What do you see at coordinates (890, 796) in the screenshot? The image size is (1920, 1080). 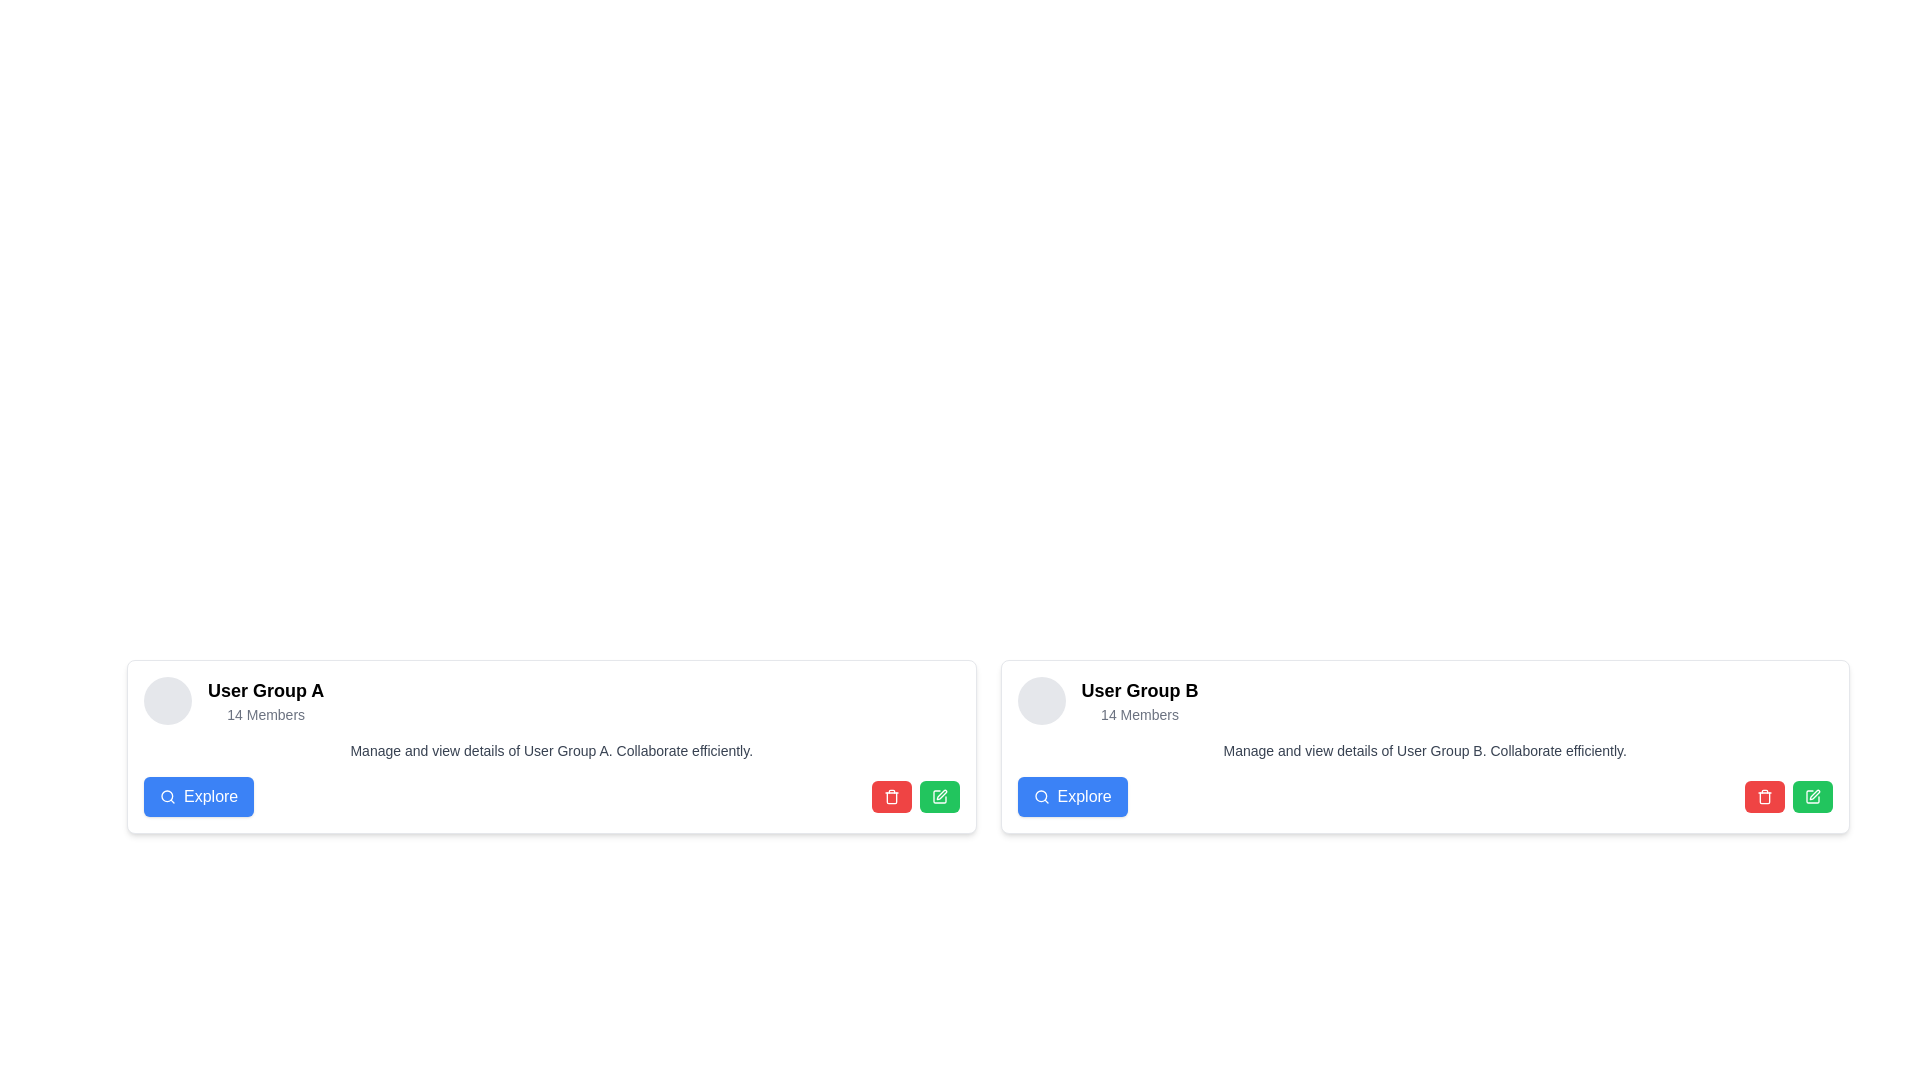 I see `the delete button for User Group A located at the bottom-right corner of the user group card` at bounding box center [890, 796].